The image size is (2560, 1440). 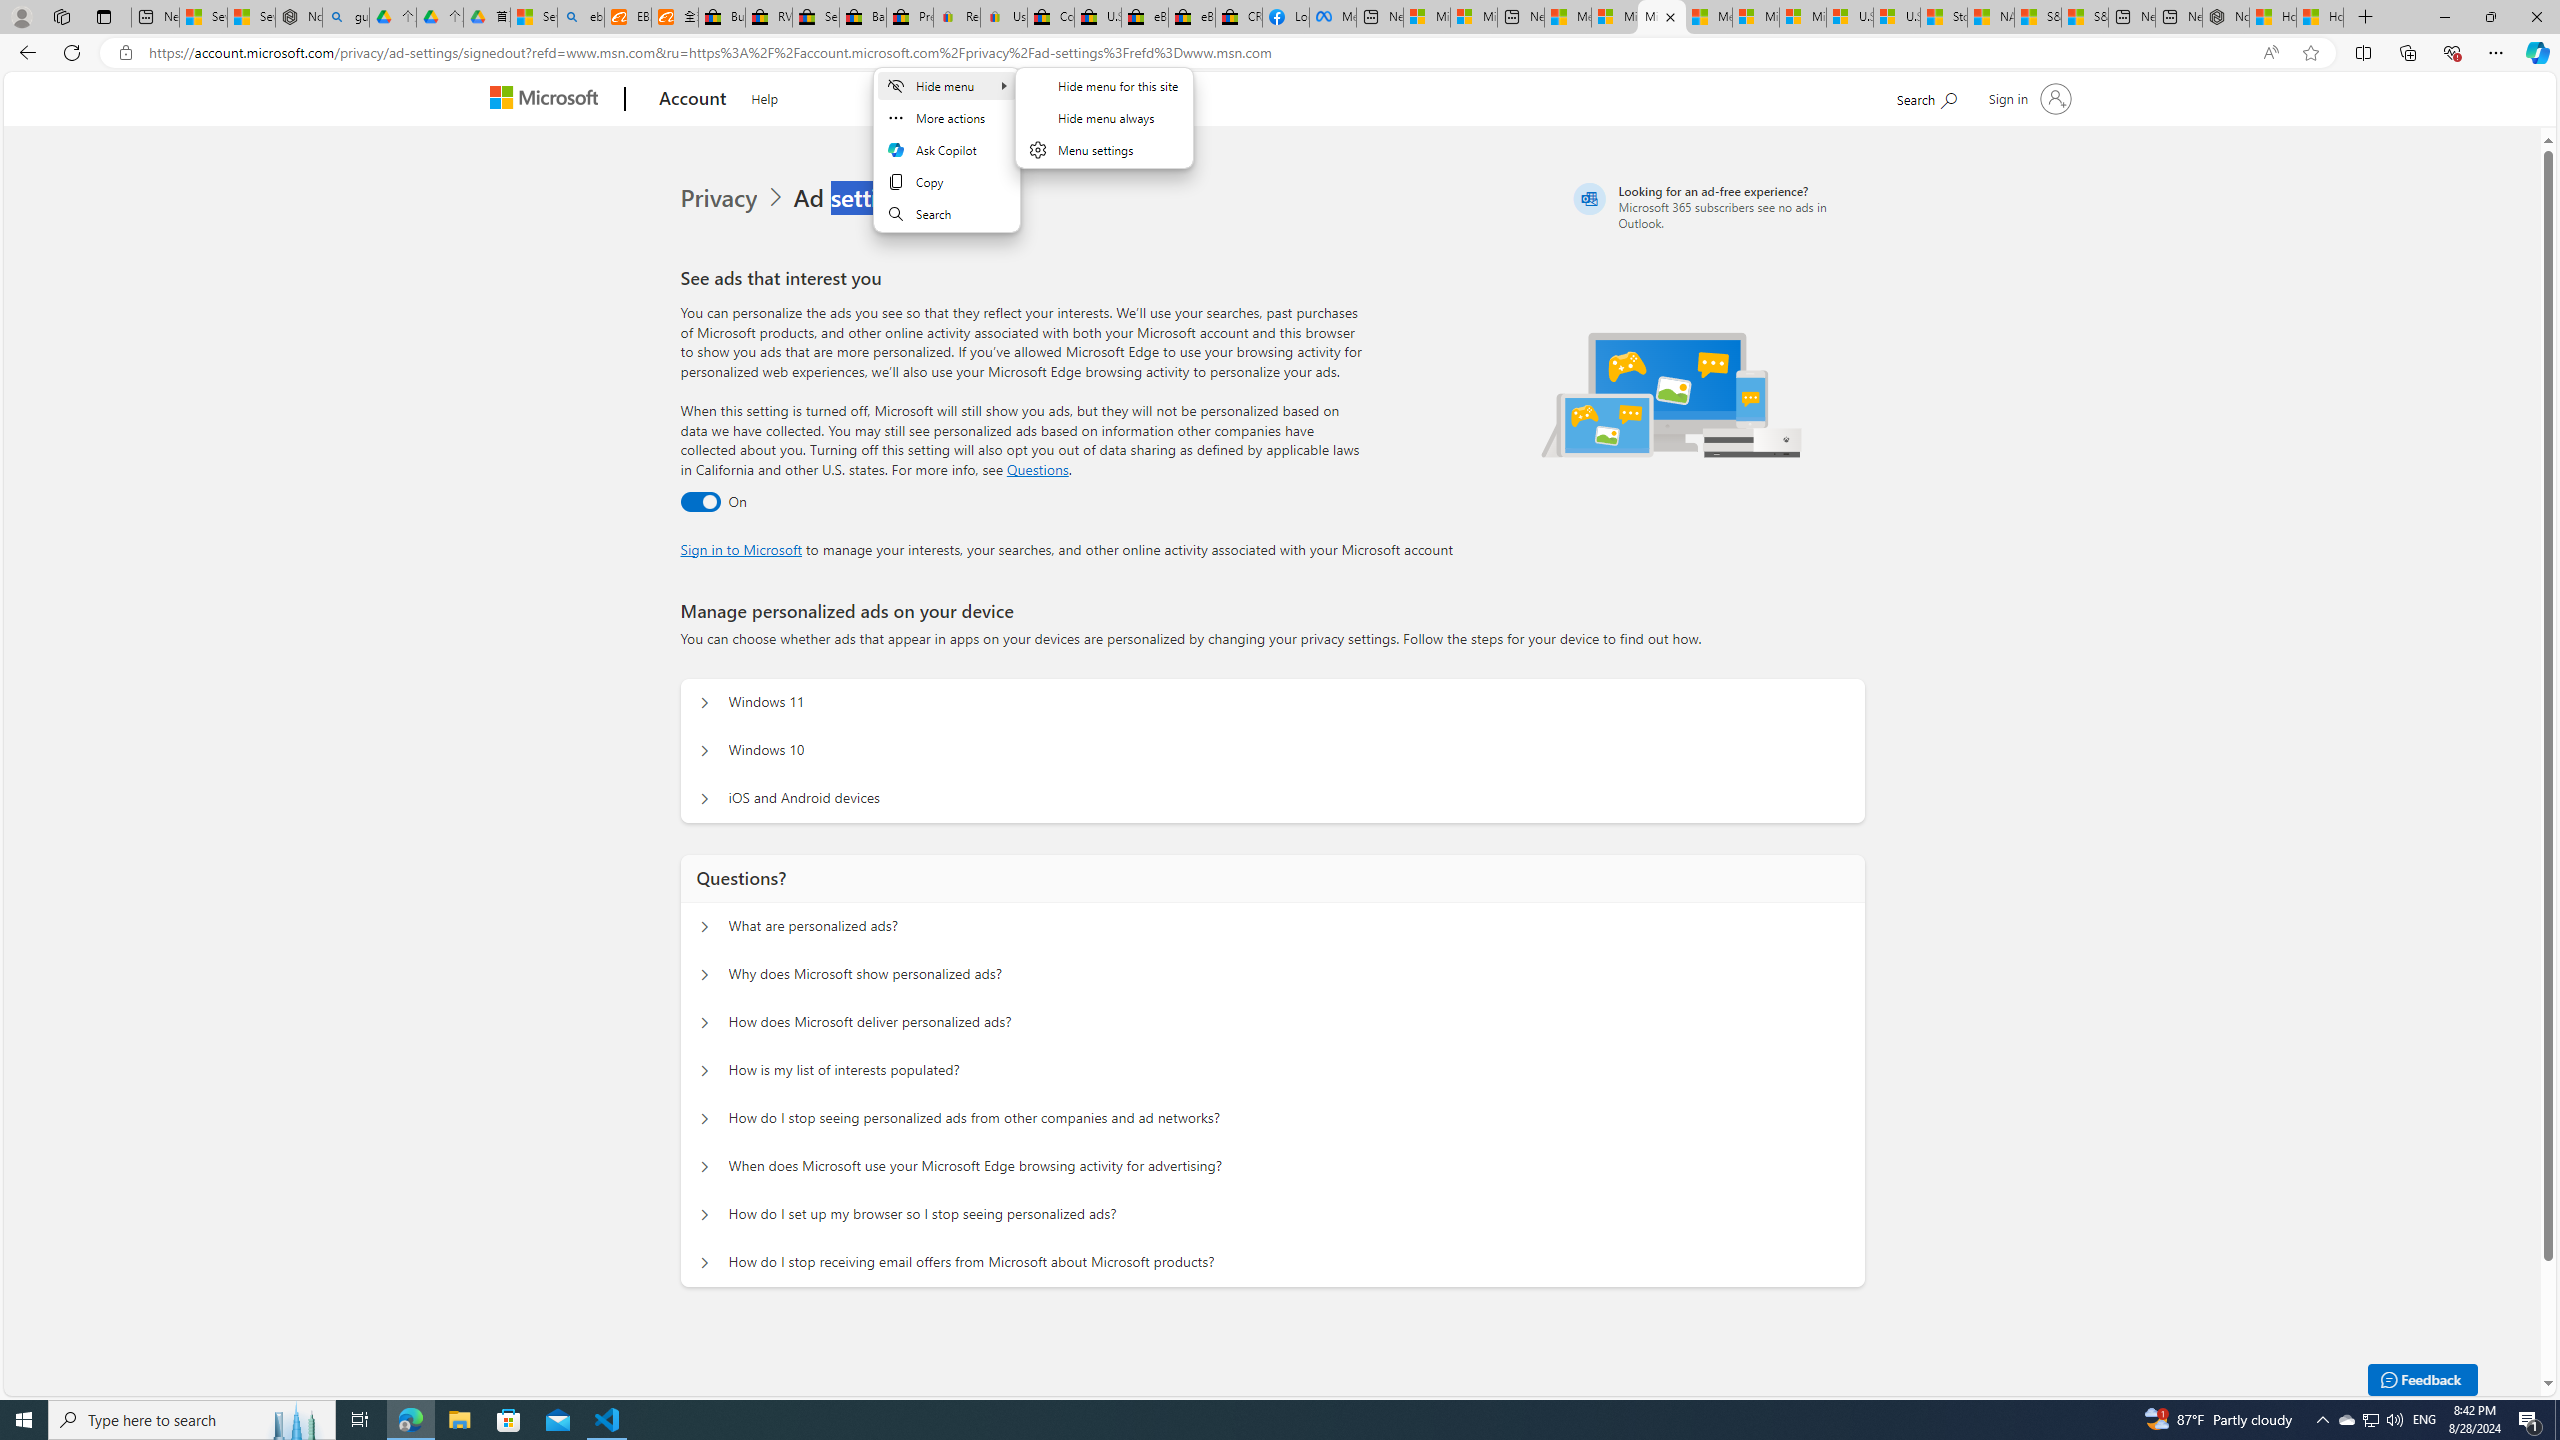 What do you see at coordinates (815, 16) in the screenshot?
I see `'Sell worldwide with eBay'` at bounding box center [815, 16].